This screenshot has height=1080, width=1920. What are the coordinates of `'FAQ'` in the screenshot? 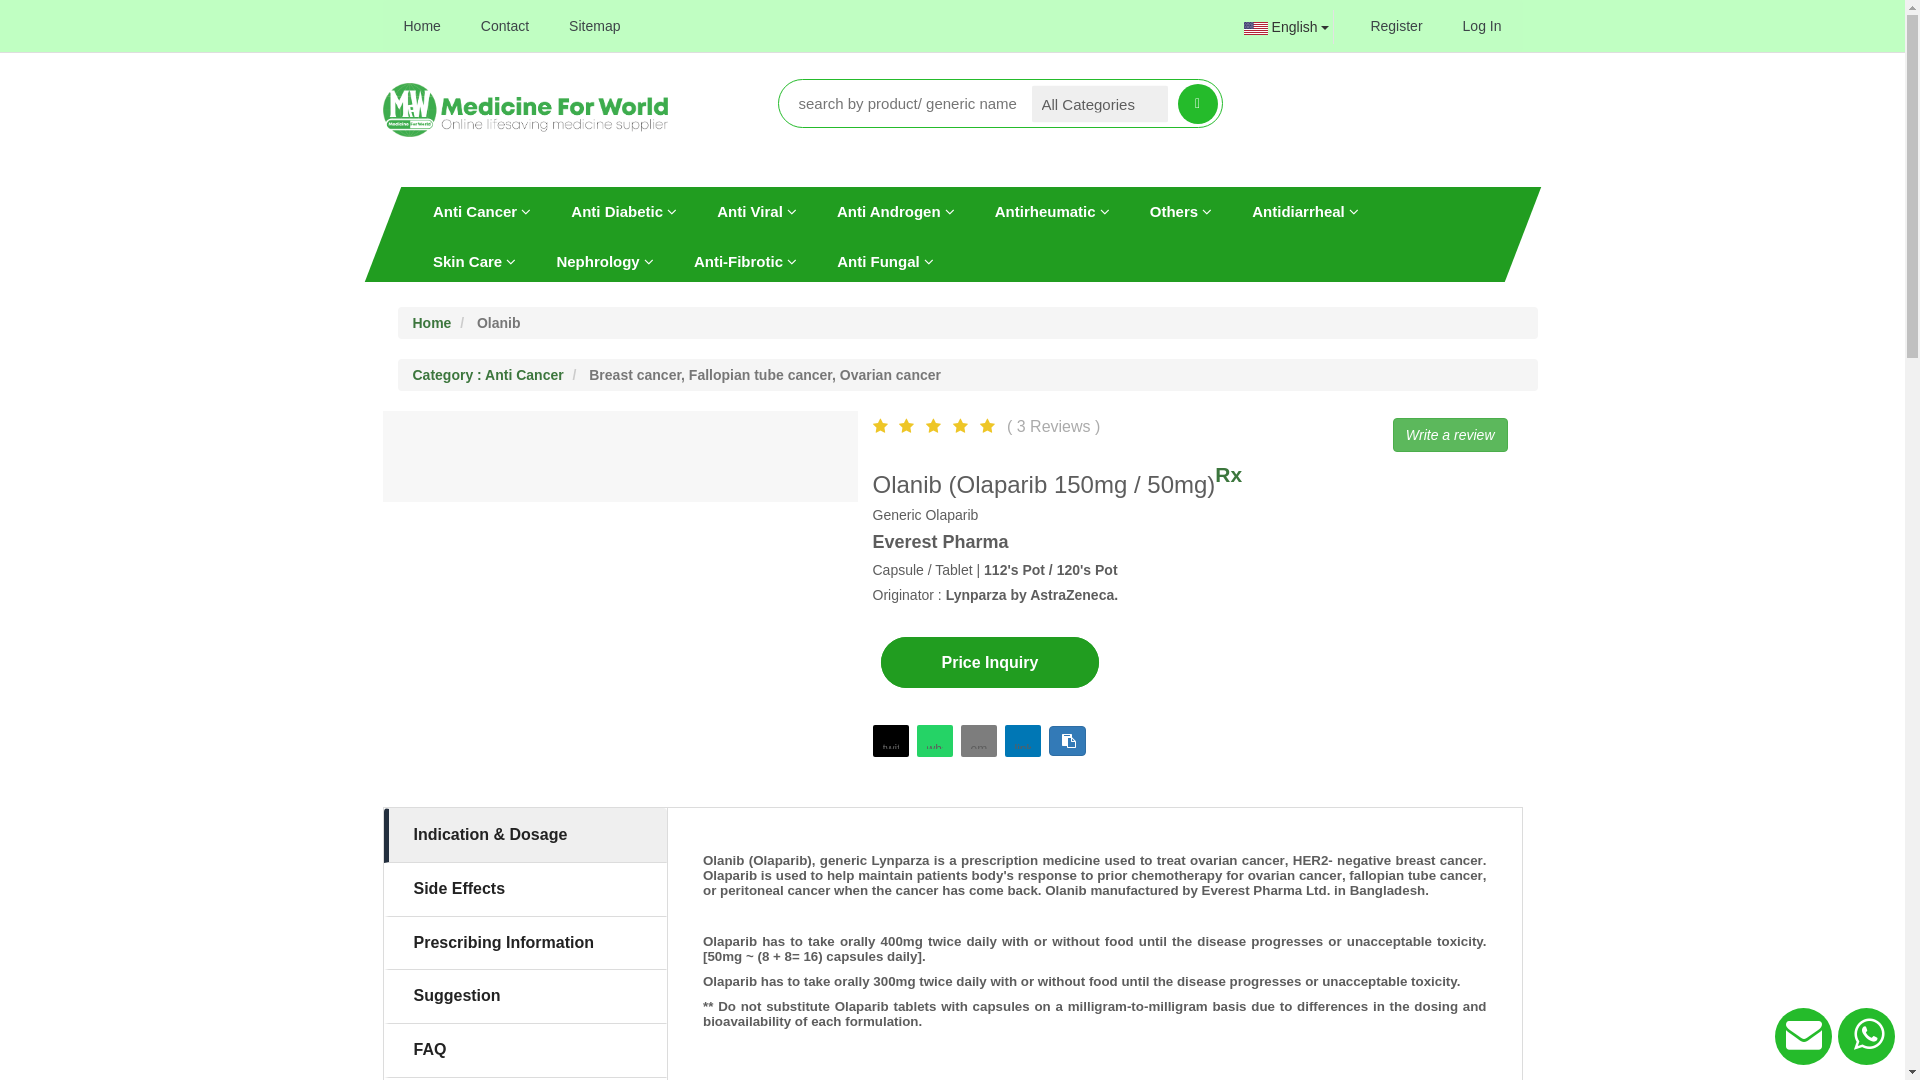 It's located at (526, 1049).